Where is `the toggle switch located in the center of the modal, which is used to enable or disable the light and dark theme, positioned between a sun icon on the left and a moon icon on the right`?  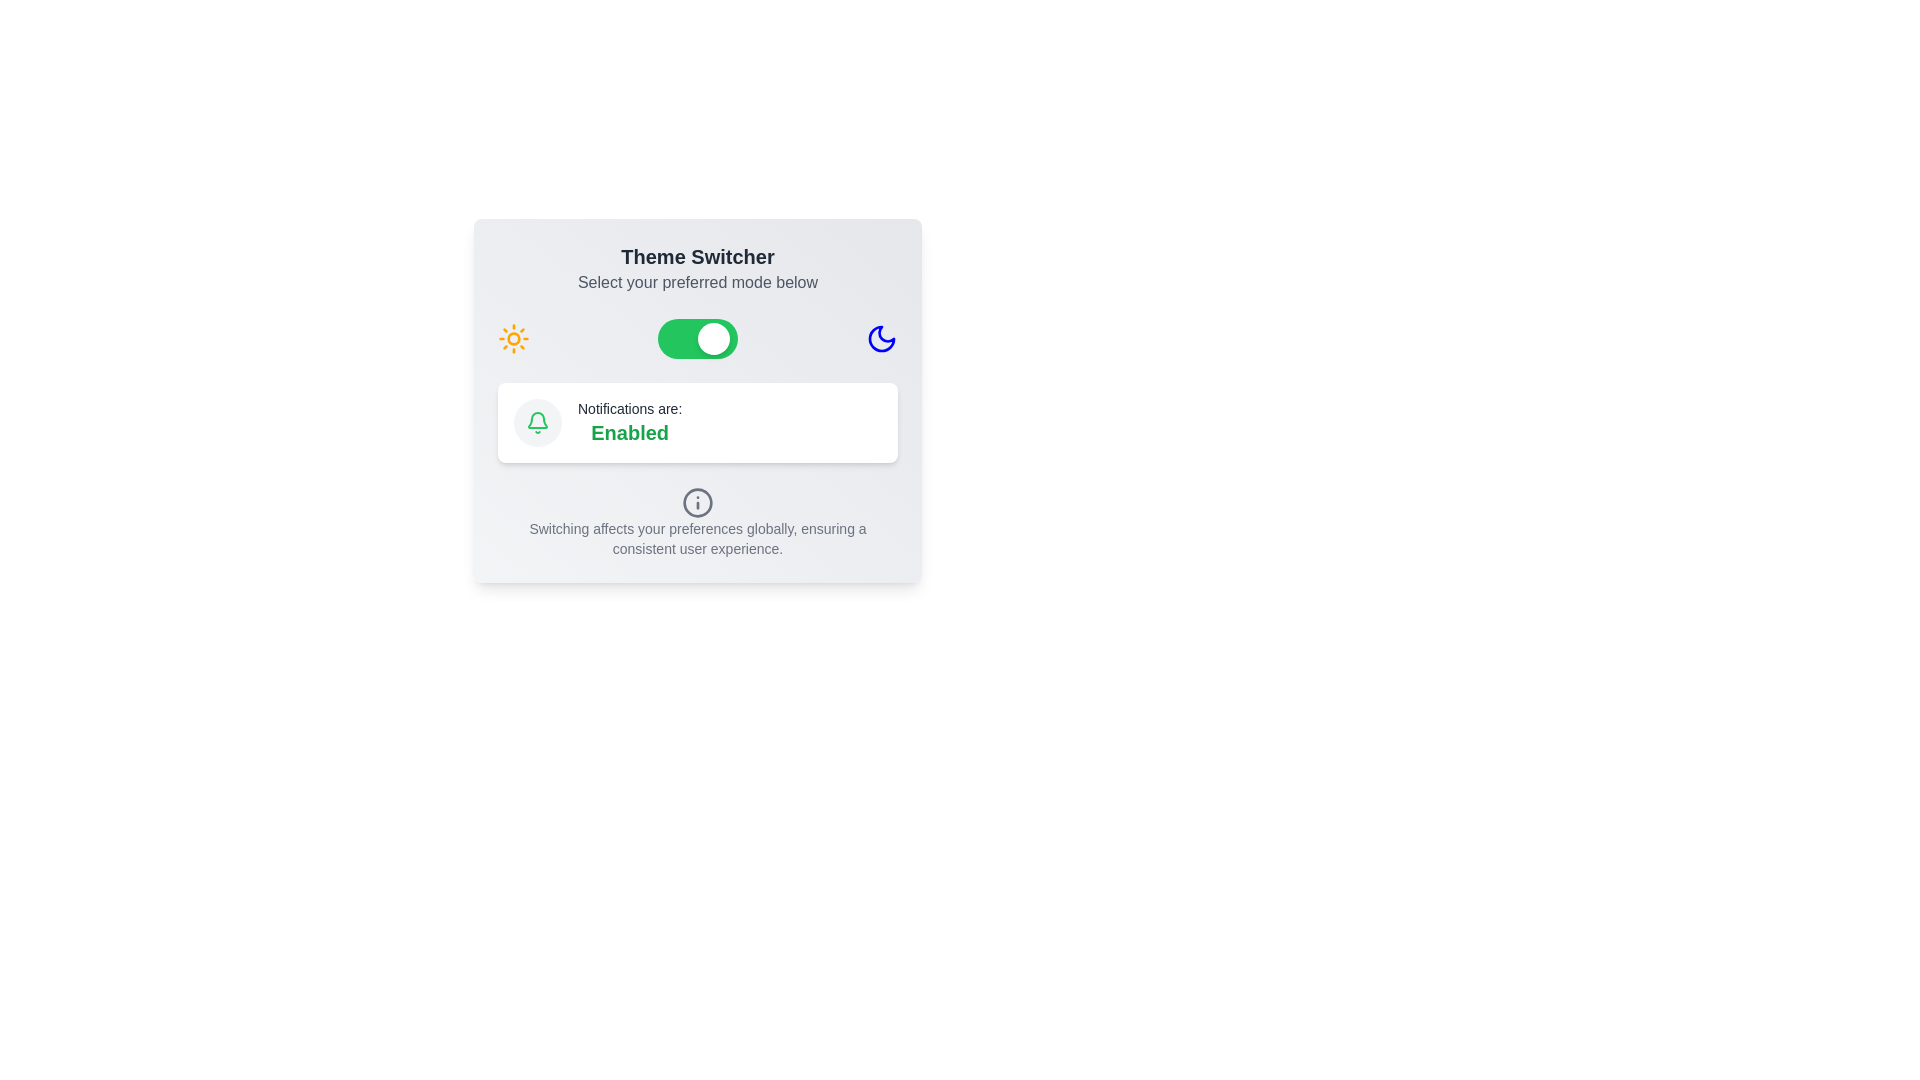 the toggle switch located in the center of the modal, which is used to enable or disable the light and dark theme, positioned between a sun icon on the left and a moon icon on the right is located at coordinates (697, 338).